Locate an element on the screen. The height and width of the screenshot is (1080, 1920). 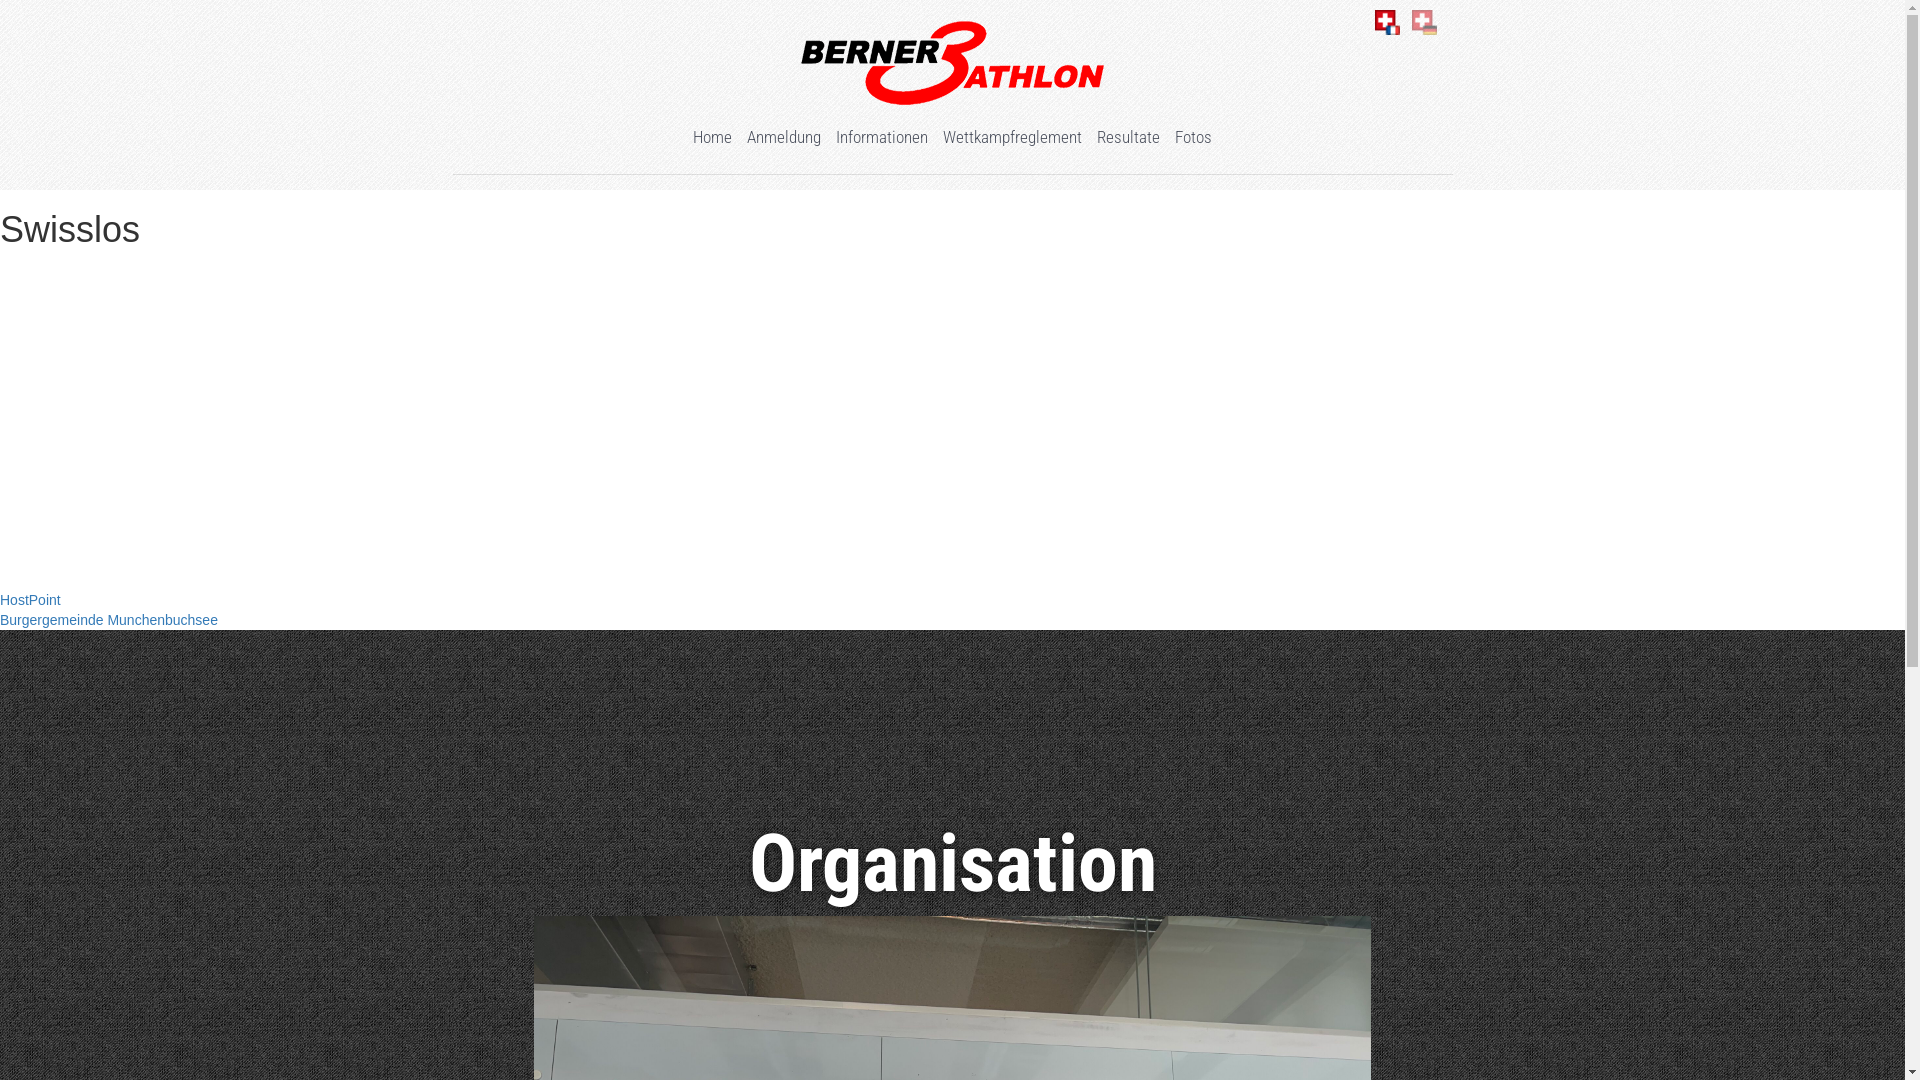
'Wettkampfreglement' is located at coordinates (1012, 136).